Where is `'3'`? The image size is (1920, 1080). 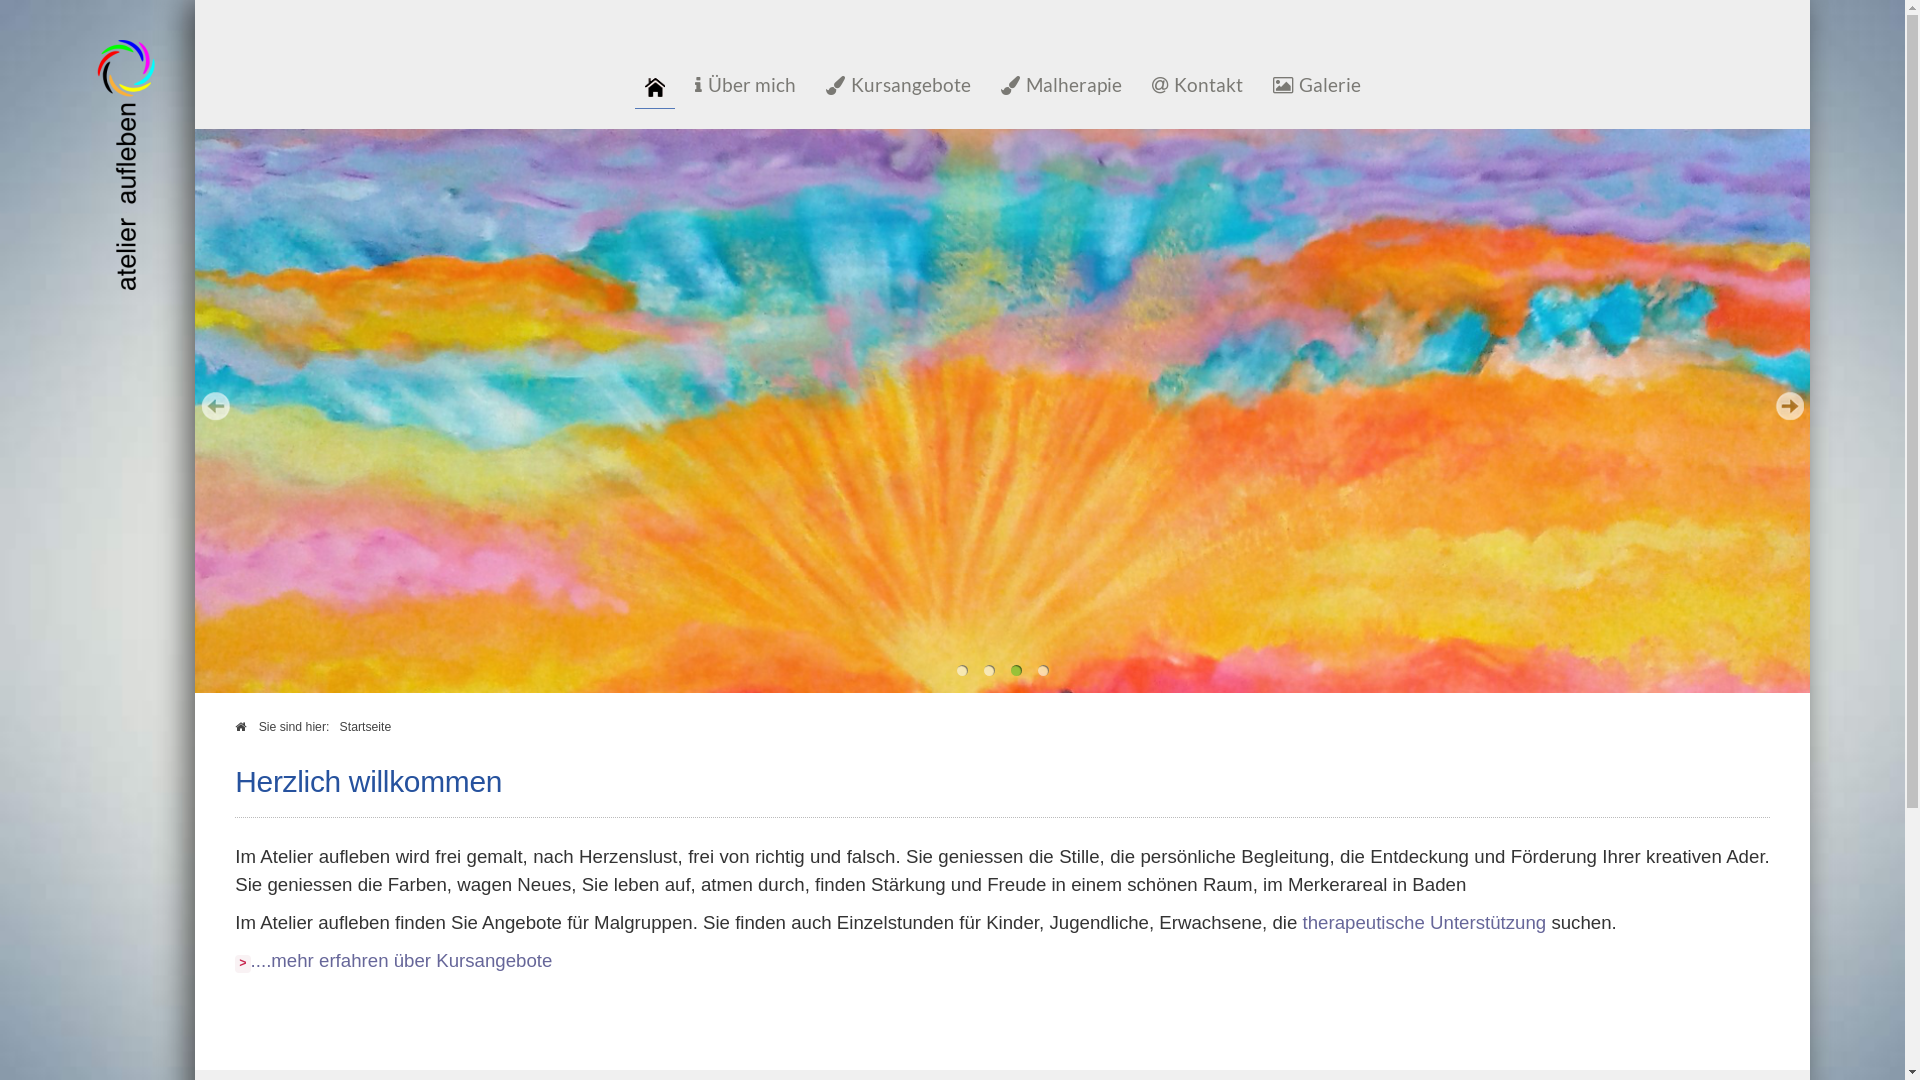 '3' is located at coordinates (1015, 670).